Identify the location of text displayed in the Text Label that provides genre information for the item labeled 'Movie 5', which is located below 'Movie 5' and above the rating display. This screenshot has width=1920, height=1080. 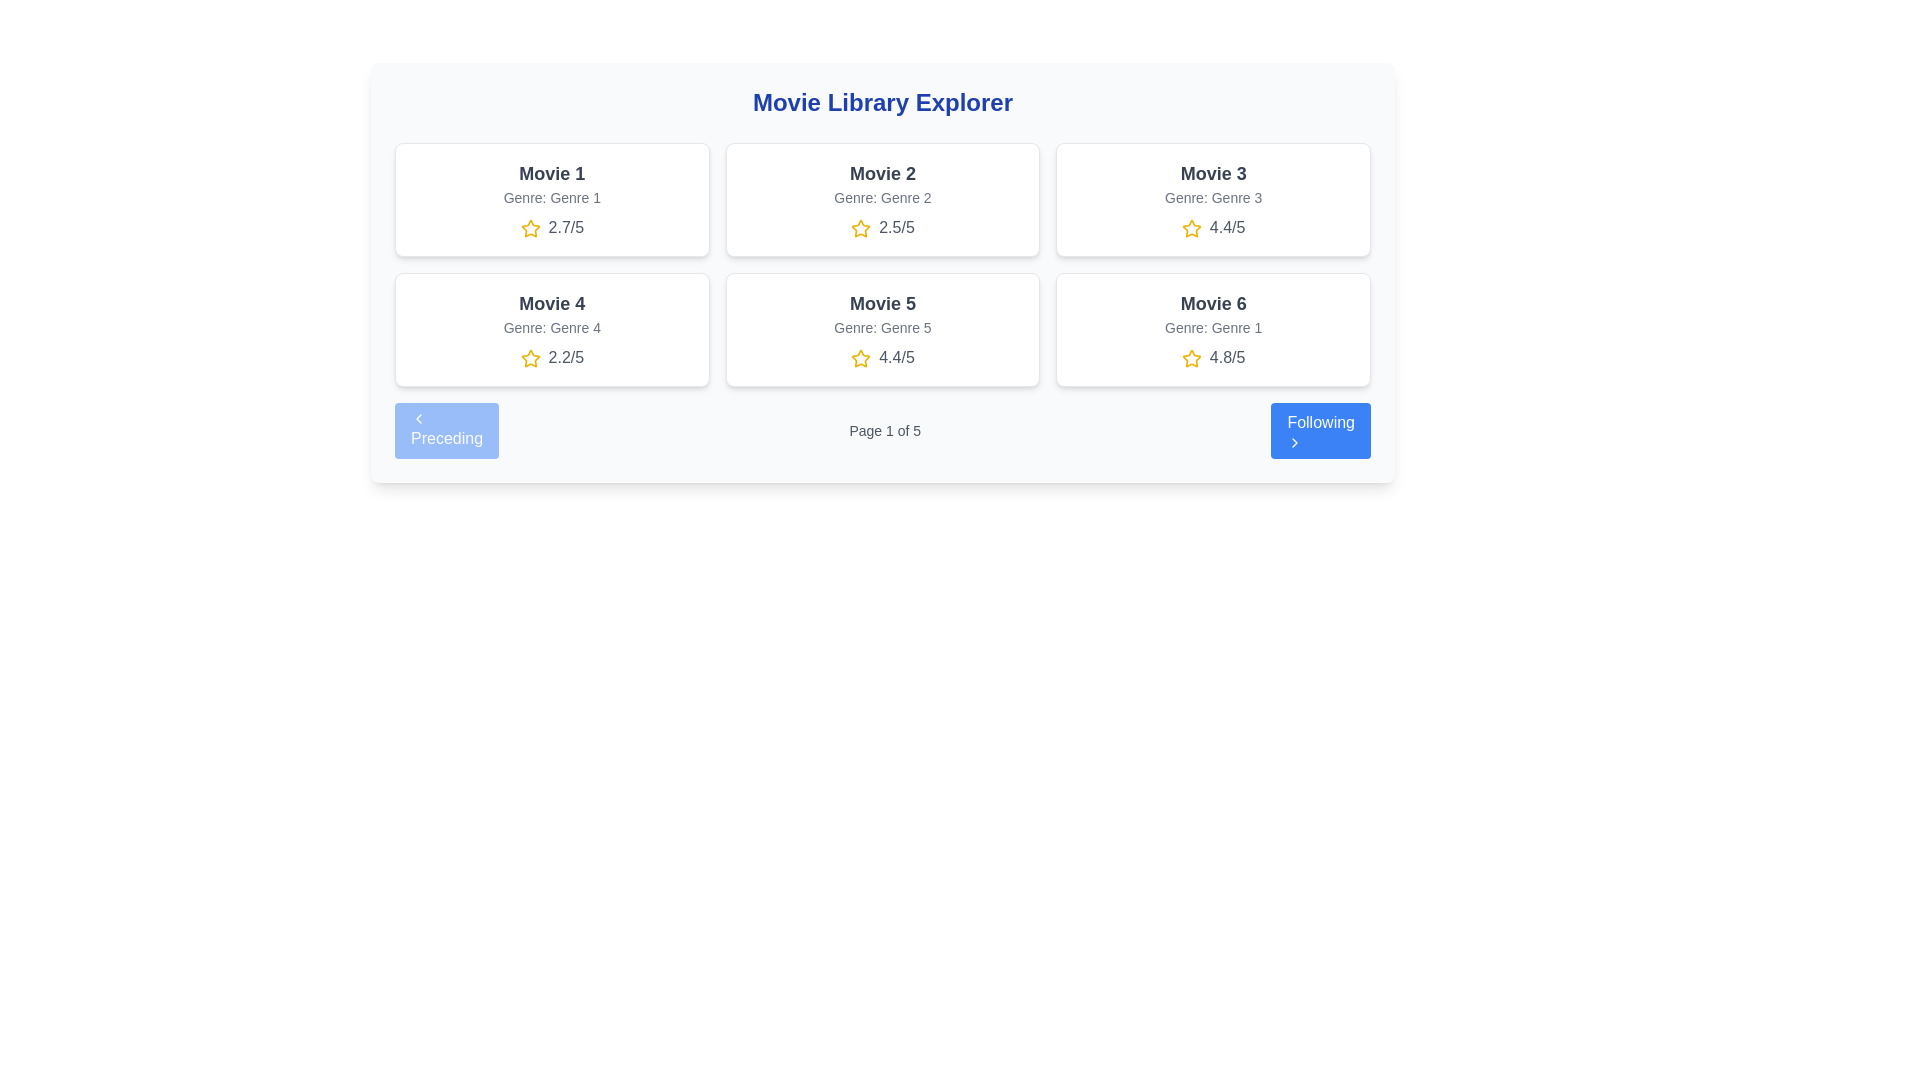
(882, 326).